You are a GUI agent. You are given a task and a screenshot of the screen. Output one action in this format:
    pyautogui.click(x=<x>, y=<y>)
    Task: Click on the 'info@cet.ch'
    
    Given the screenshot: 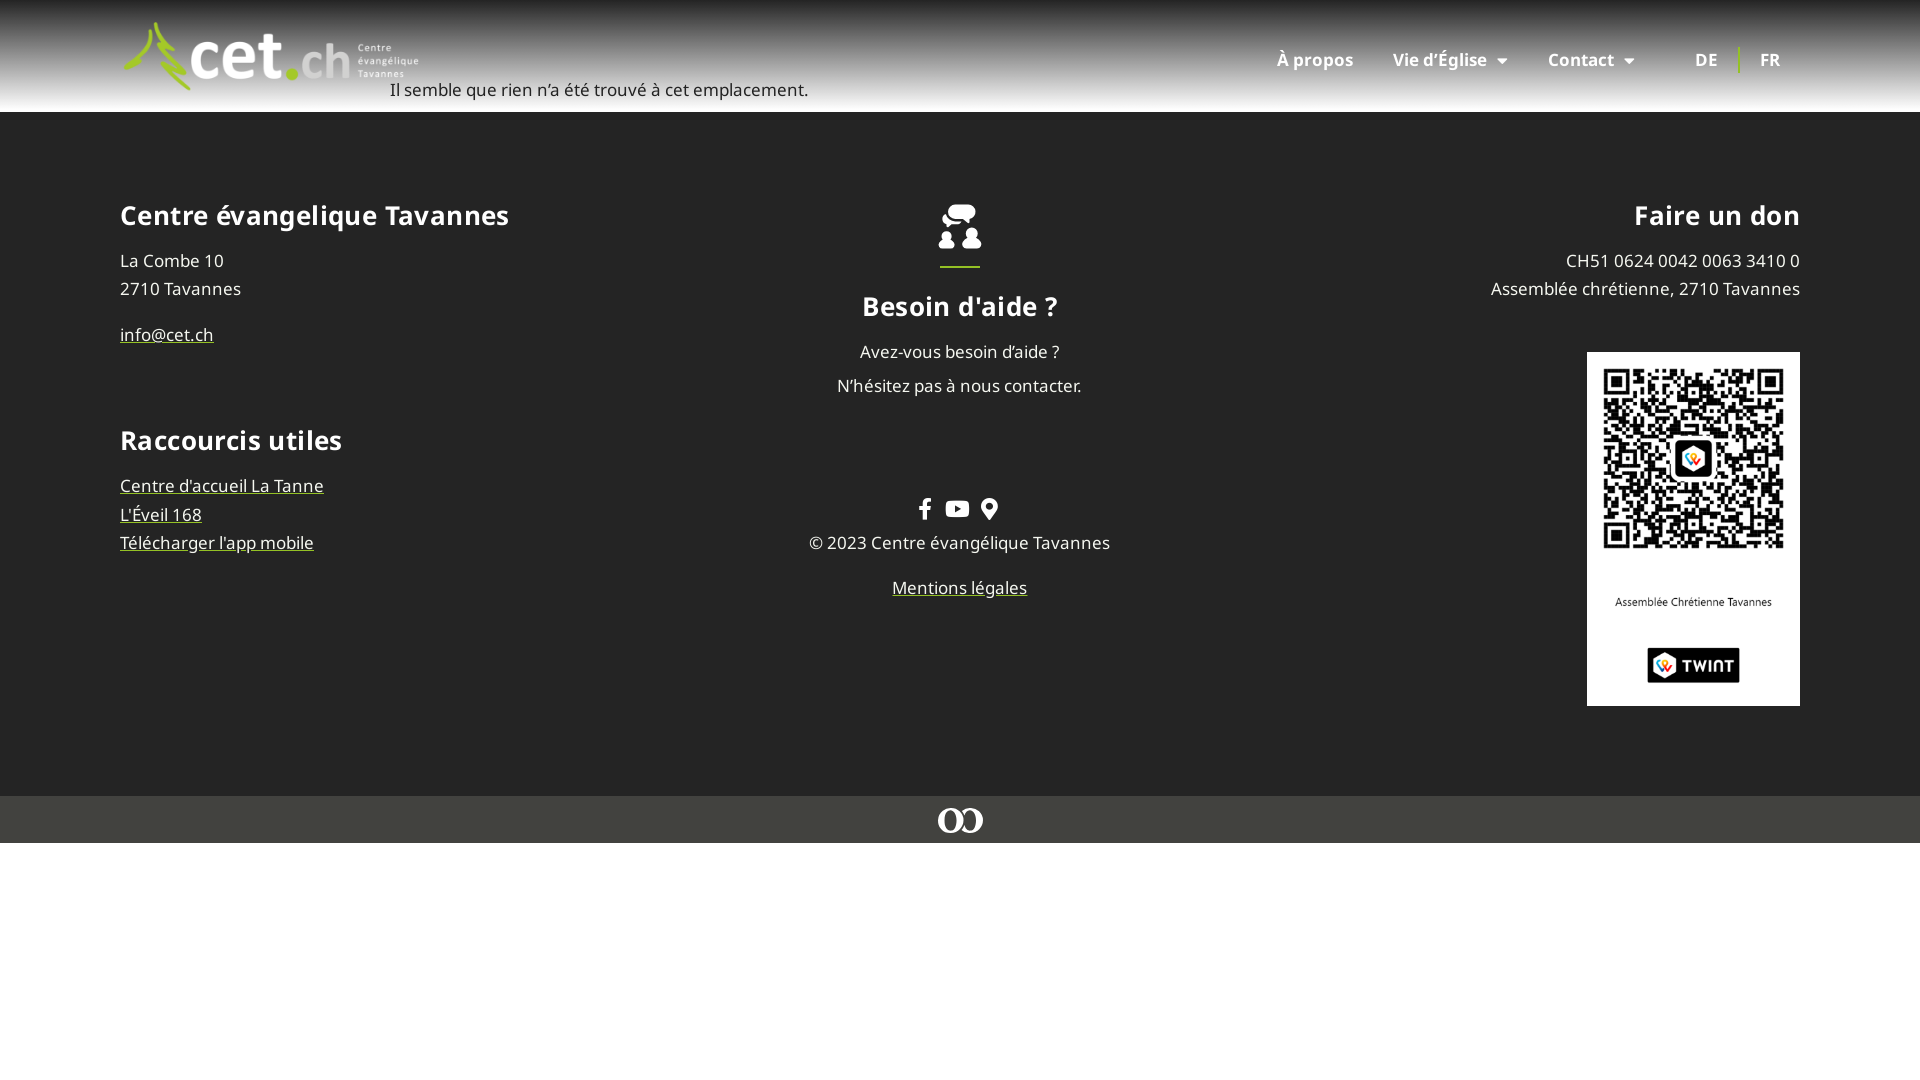 What is the action you would take?
    pyautogui.click(x=119, y=334)
    